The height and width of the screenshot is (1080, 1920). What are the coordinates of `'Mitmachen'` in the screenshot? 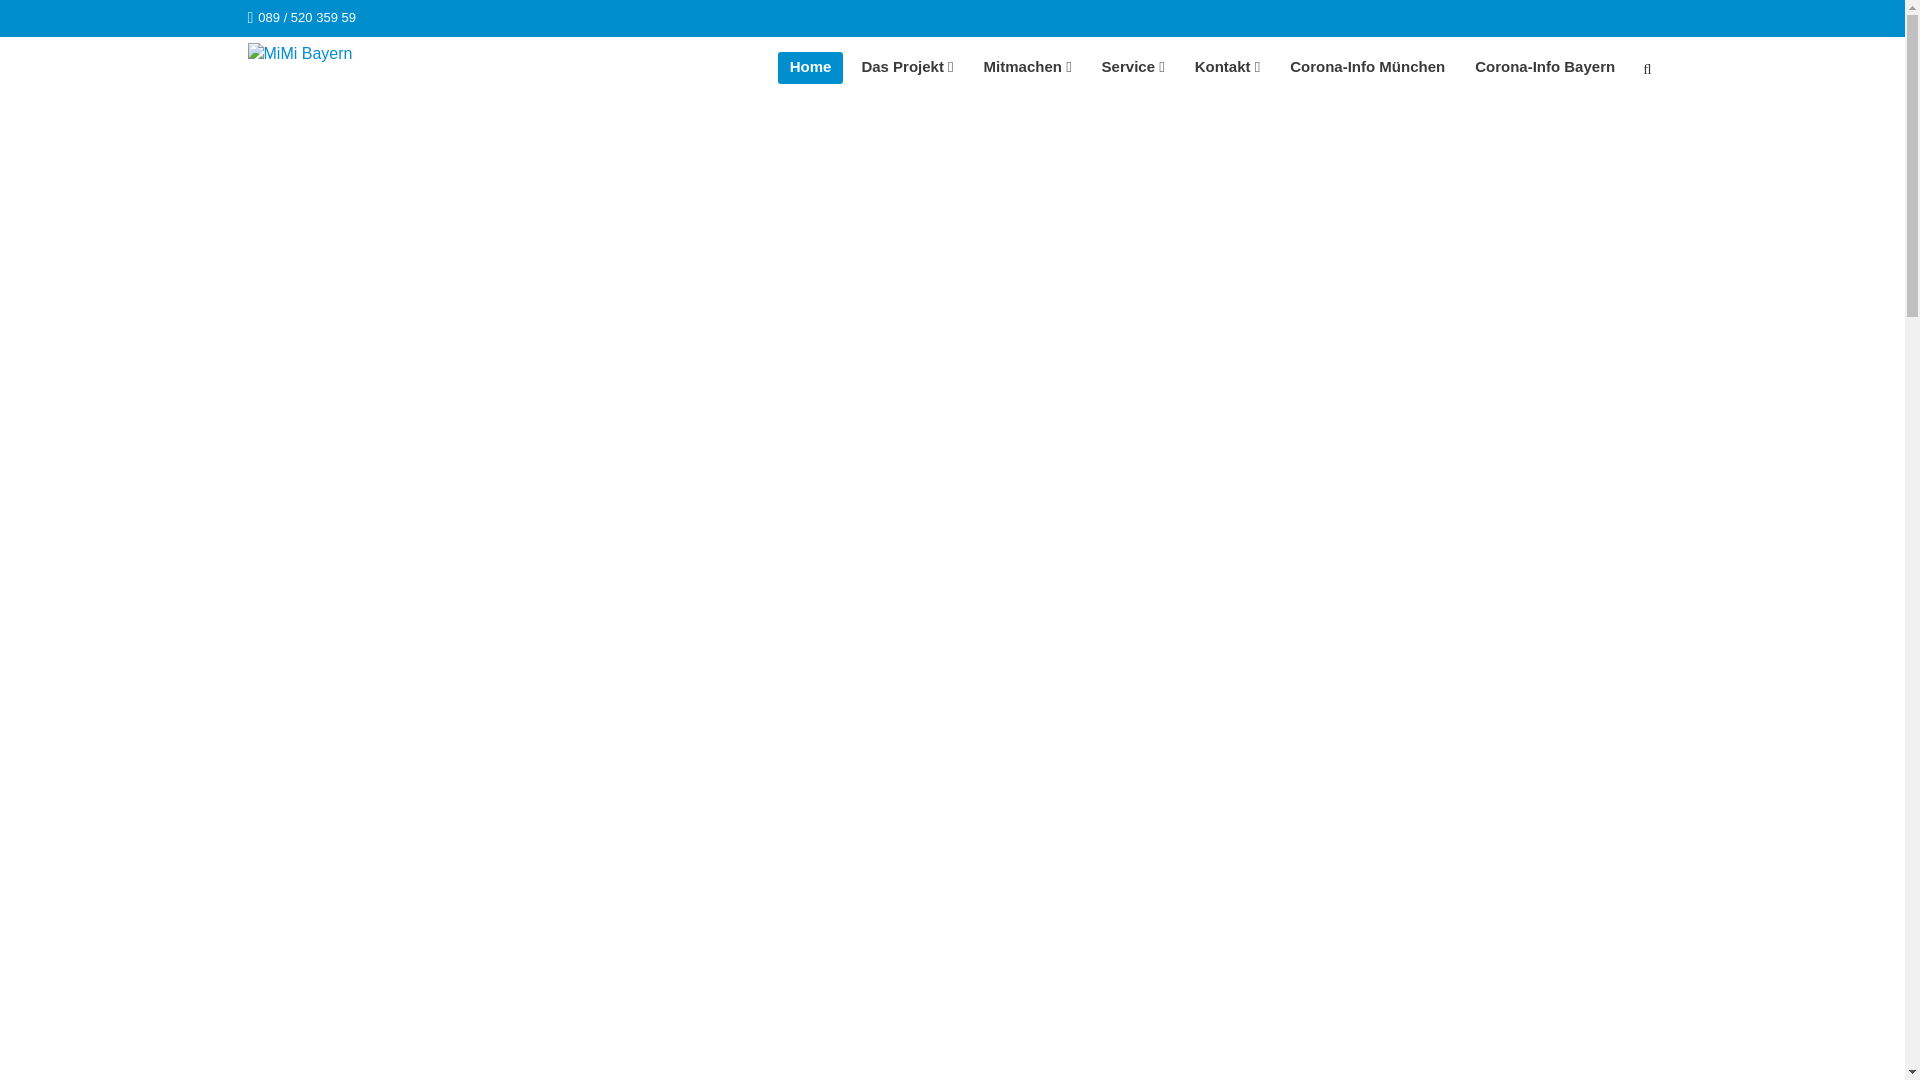 It's located at (1027, 67).